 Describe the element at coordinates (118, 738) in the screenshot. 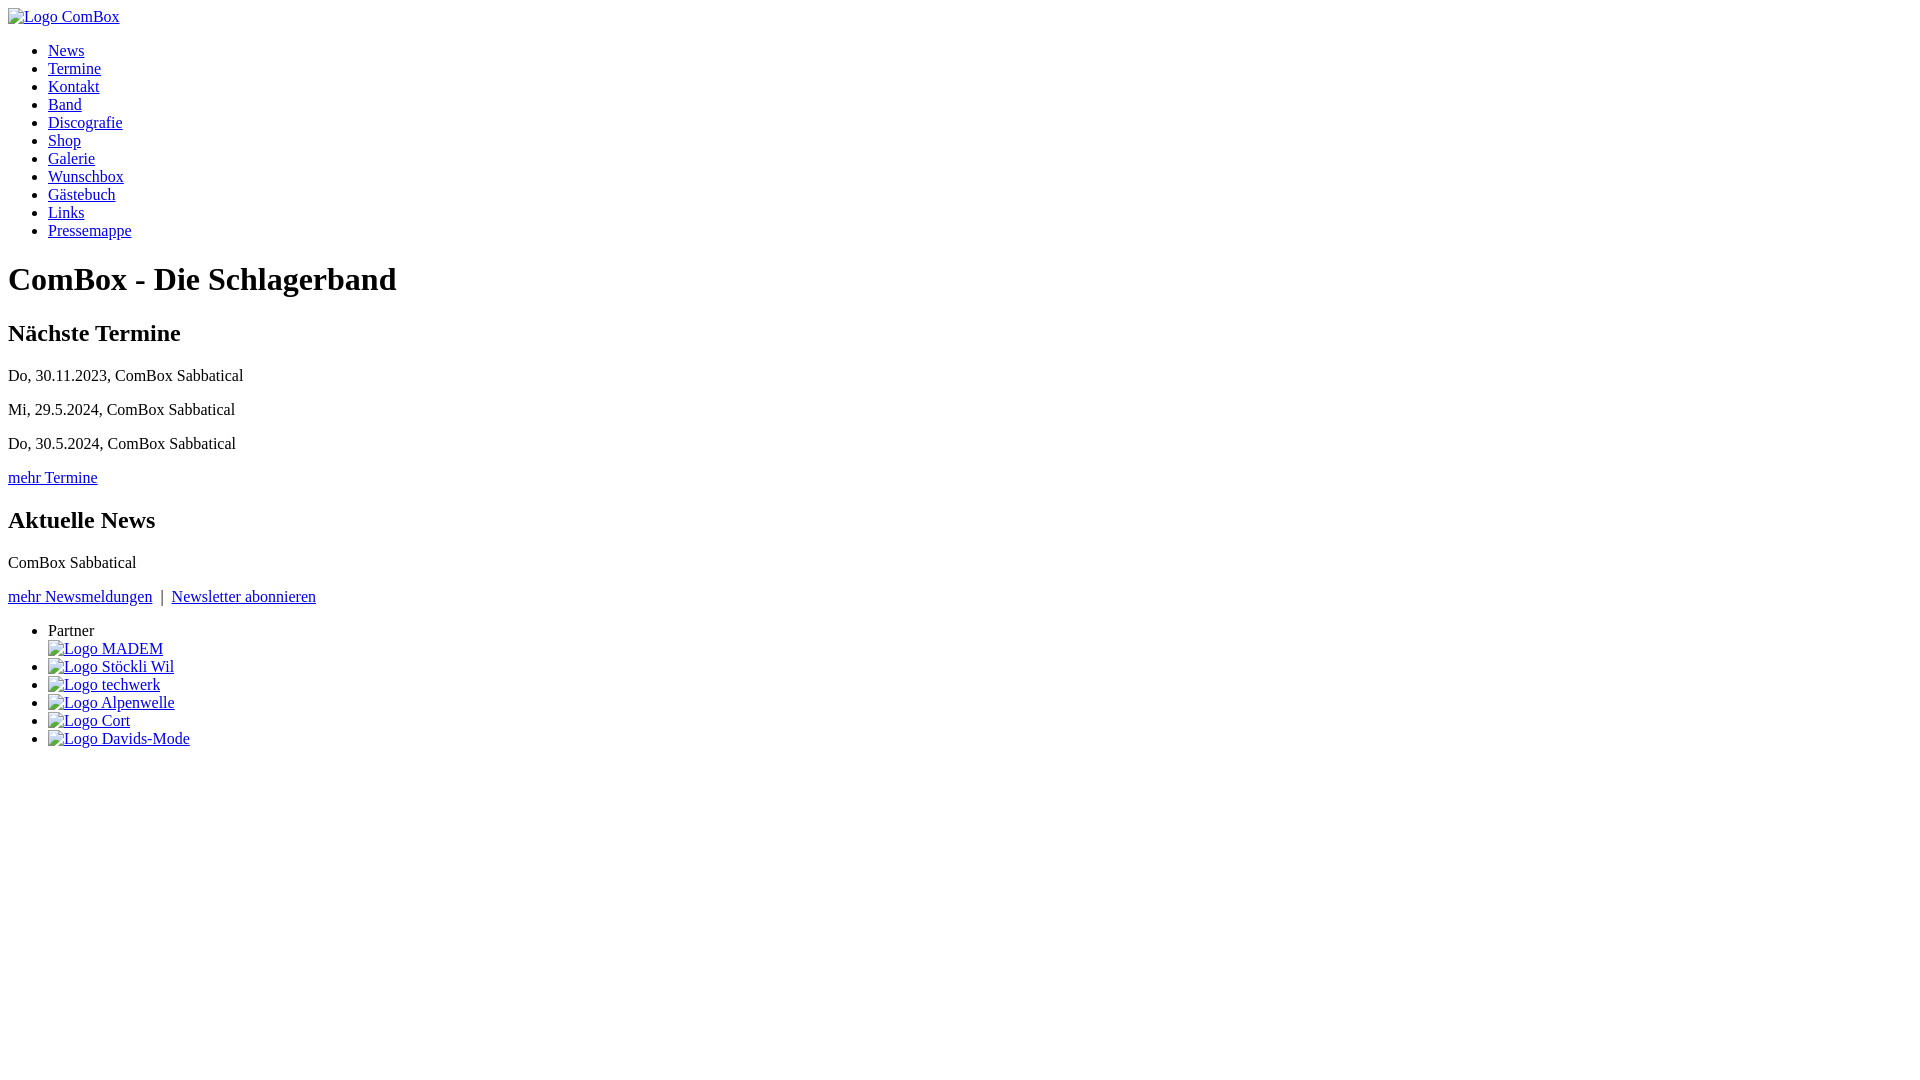

I see `'Link zu Davids-Mode'` at that location.